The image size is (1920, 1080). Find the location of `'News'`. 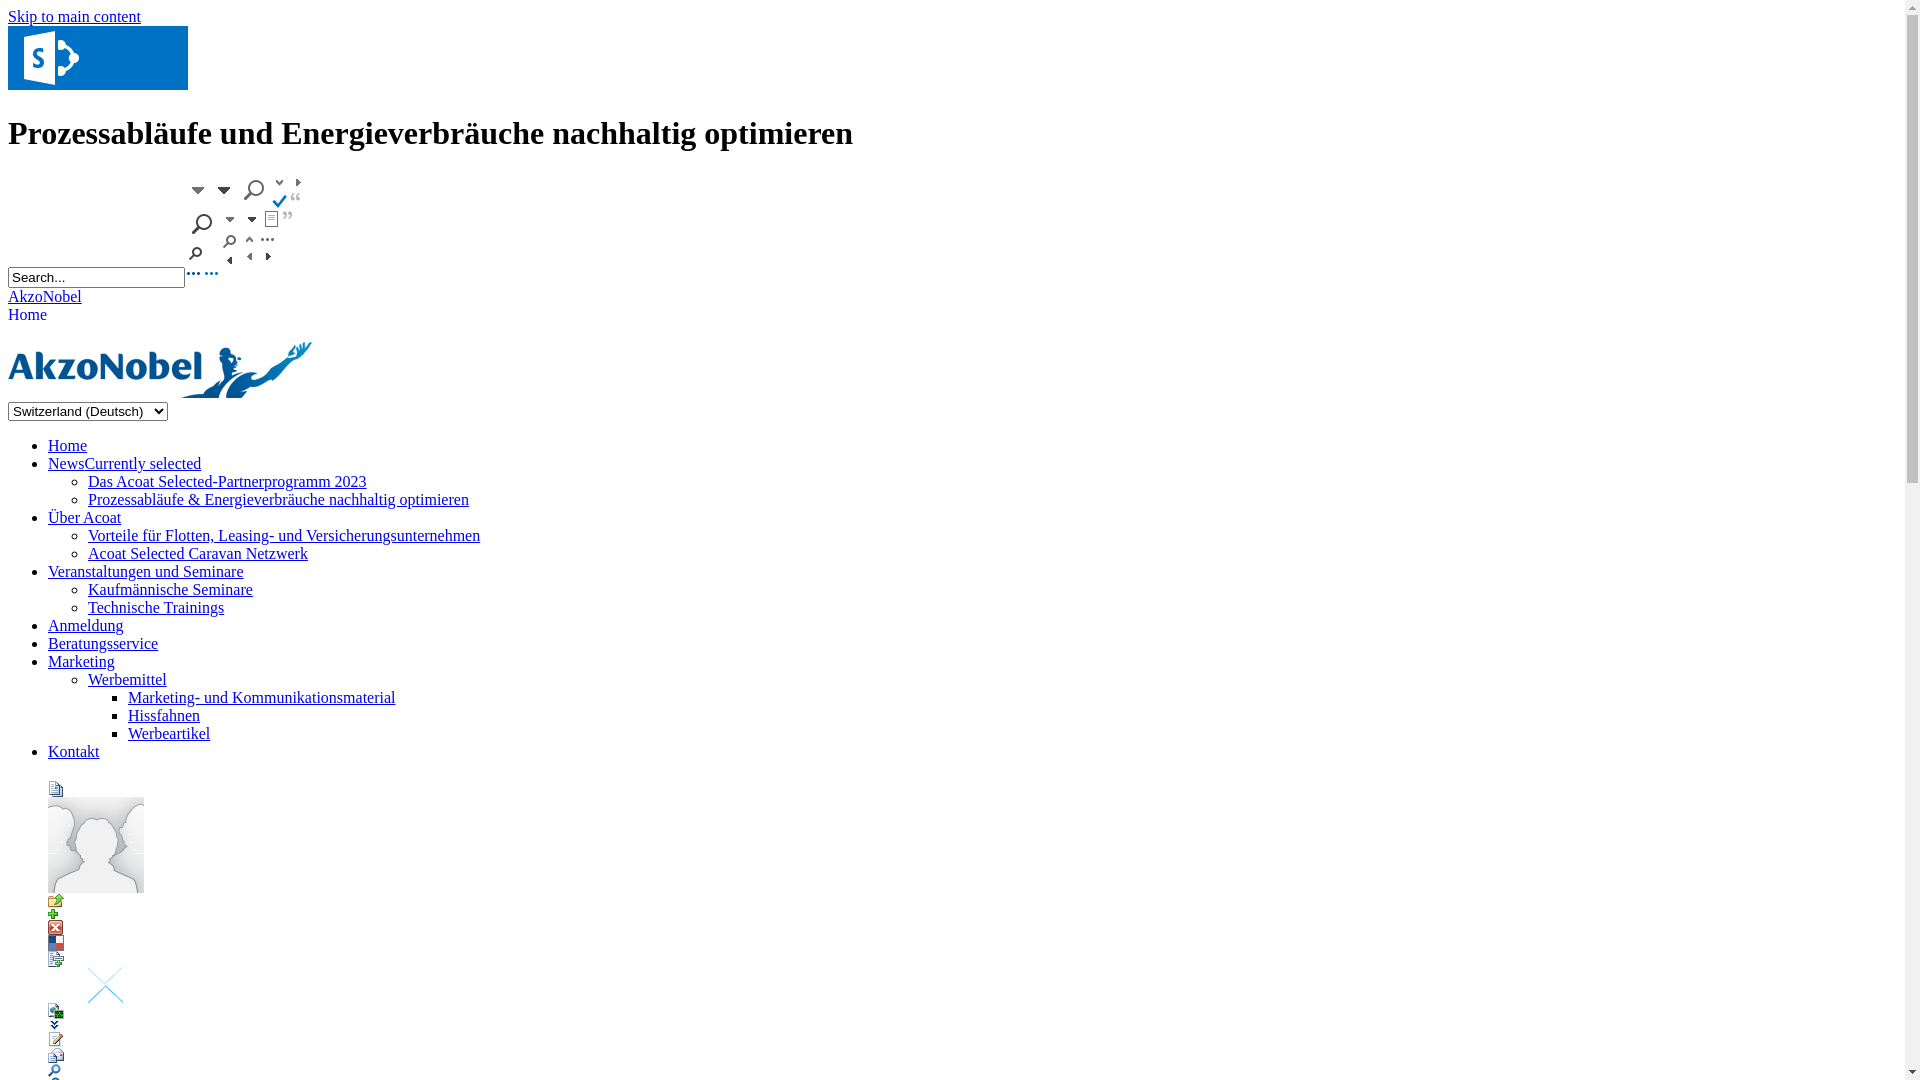

'News' is located at coordinates (96, 83).